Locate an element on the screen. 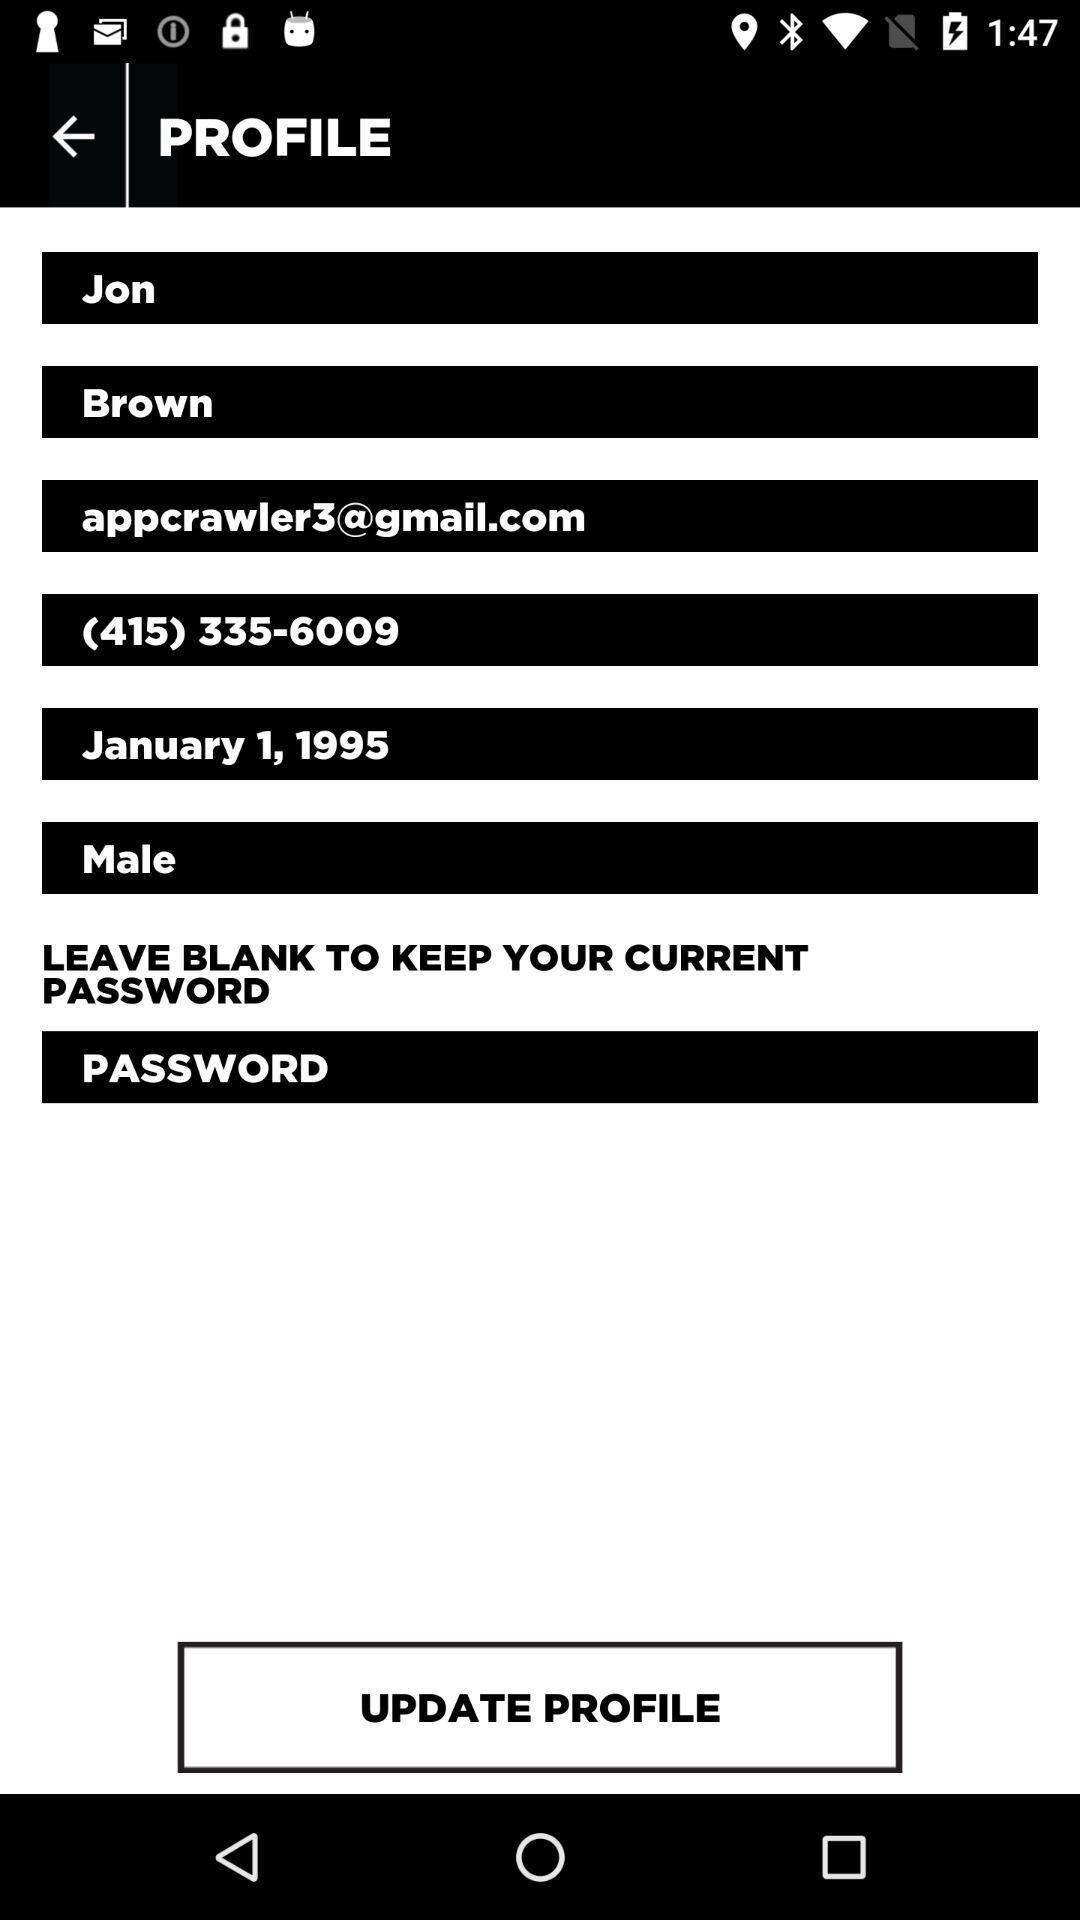 This screenshot has height=1920, width=1080. male is located at coordinates (540, 858).